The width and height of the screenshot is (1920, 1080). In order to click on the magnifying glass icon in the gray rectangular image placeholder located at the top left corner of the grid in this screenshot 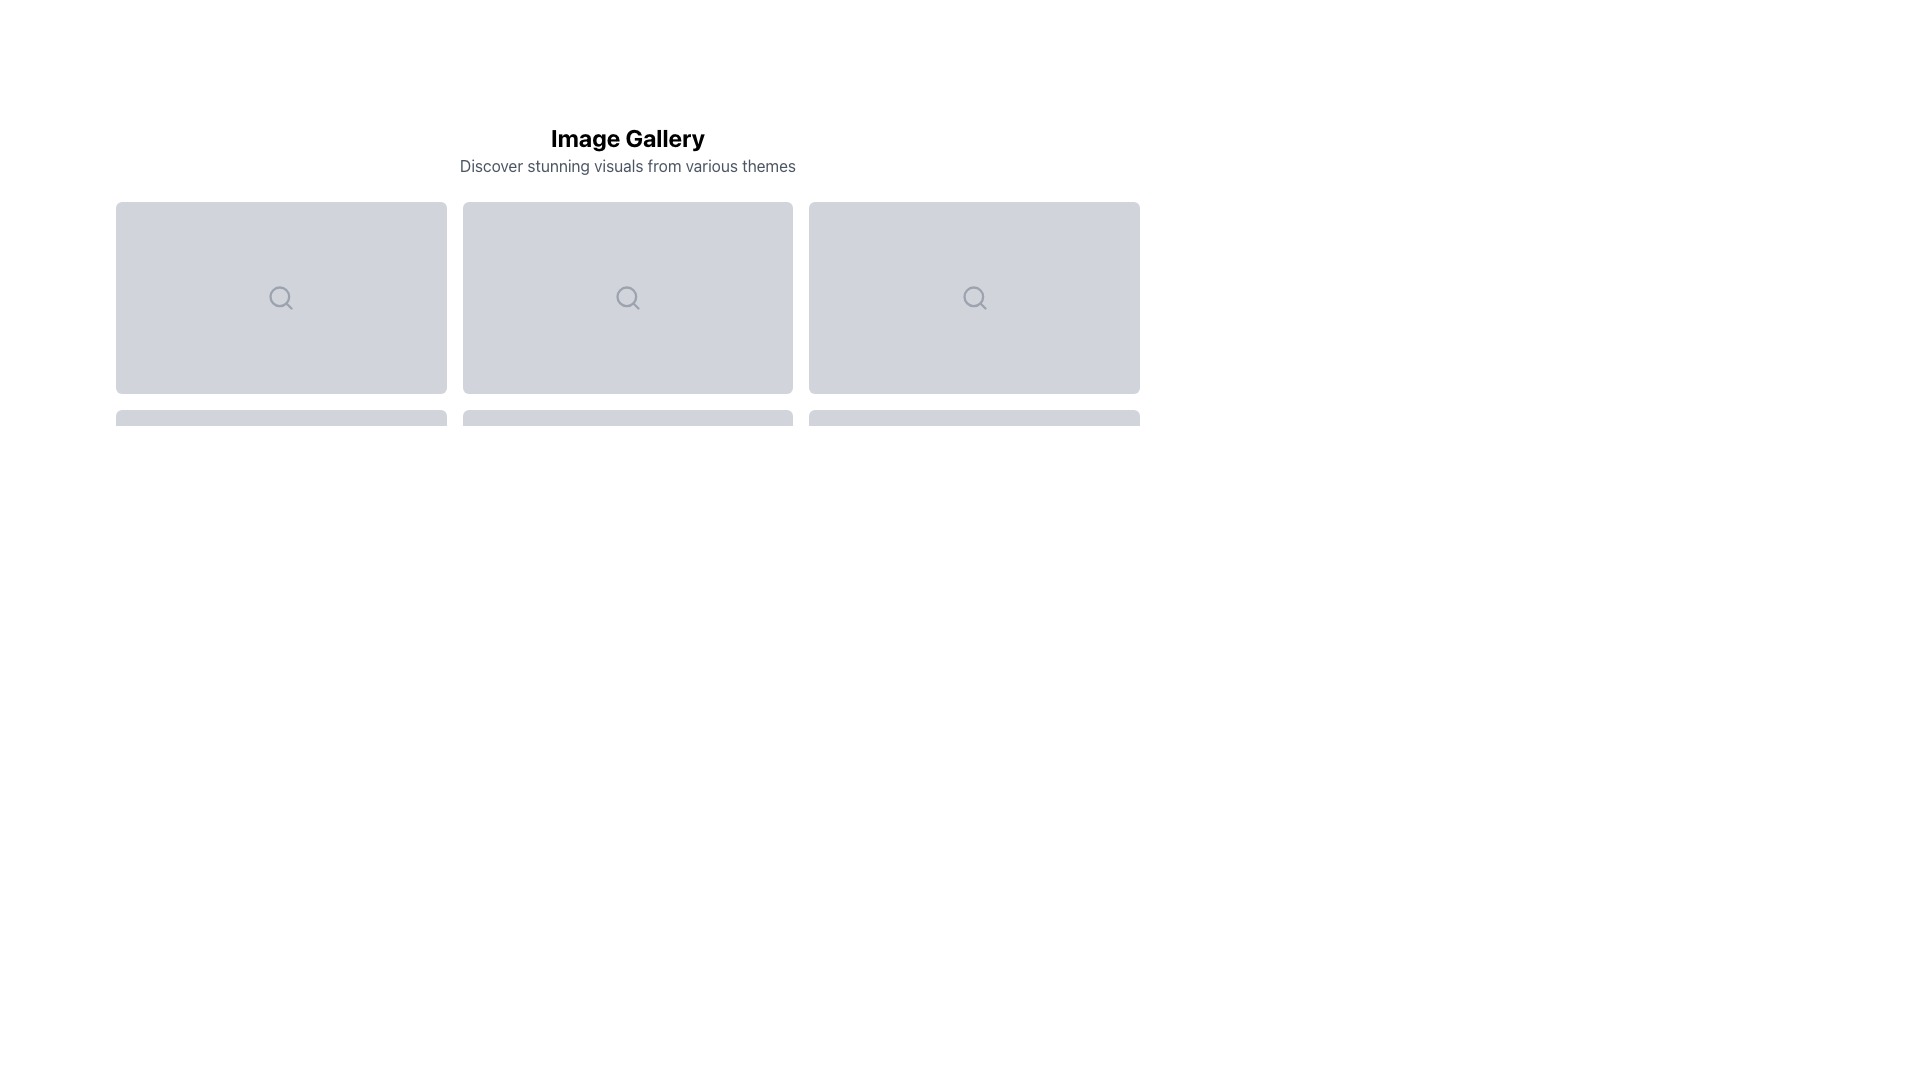, I will do `click(280, 297)`.